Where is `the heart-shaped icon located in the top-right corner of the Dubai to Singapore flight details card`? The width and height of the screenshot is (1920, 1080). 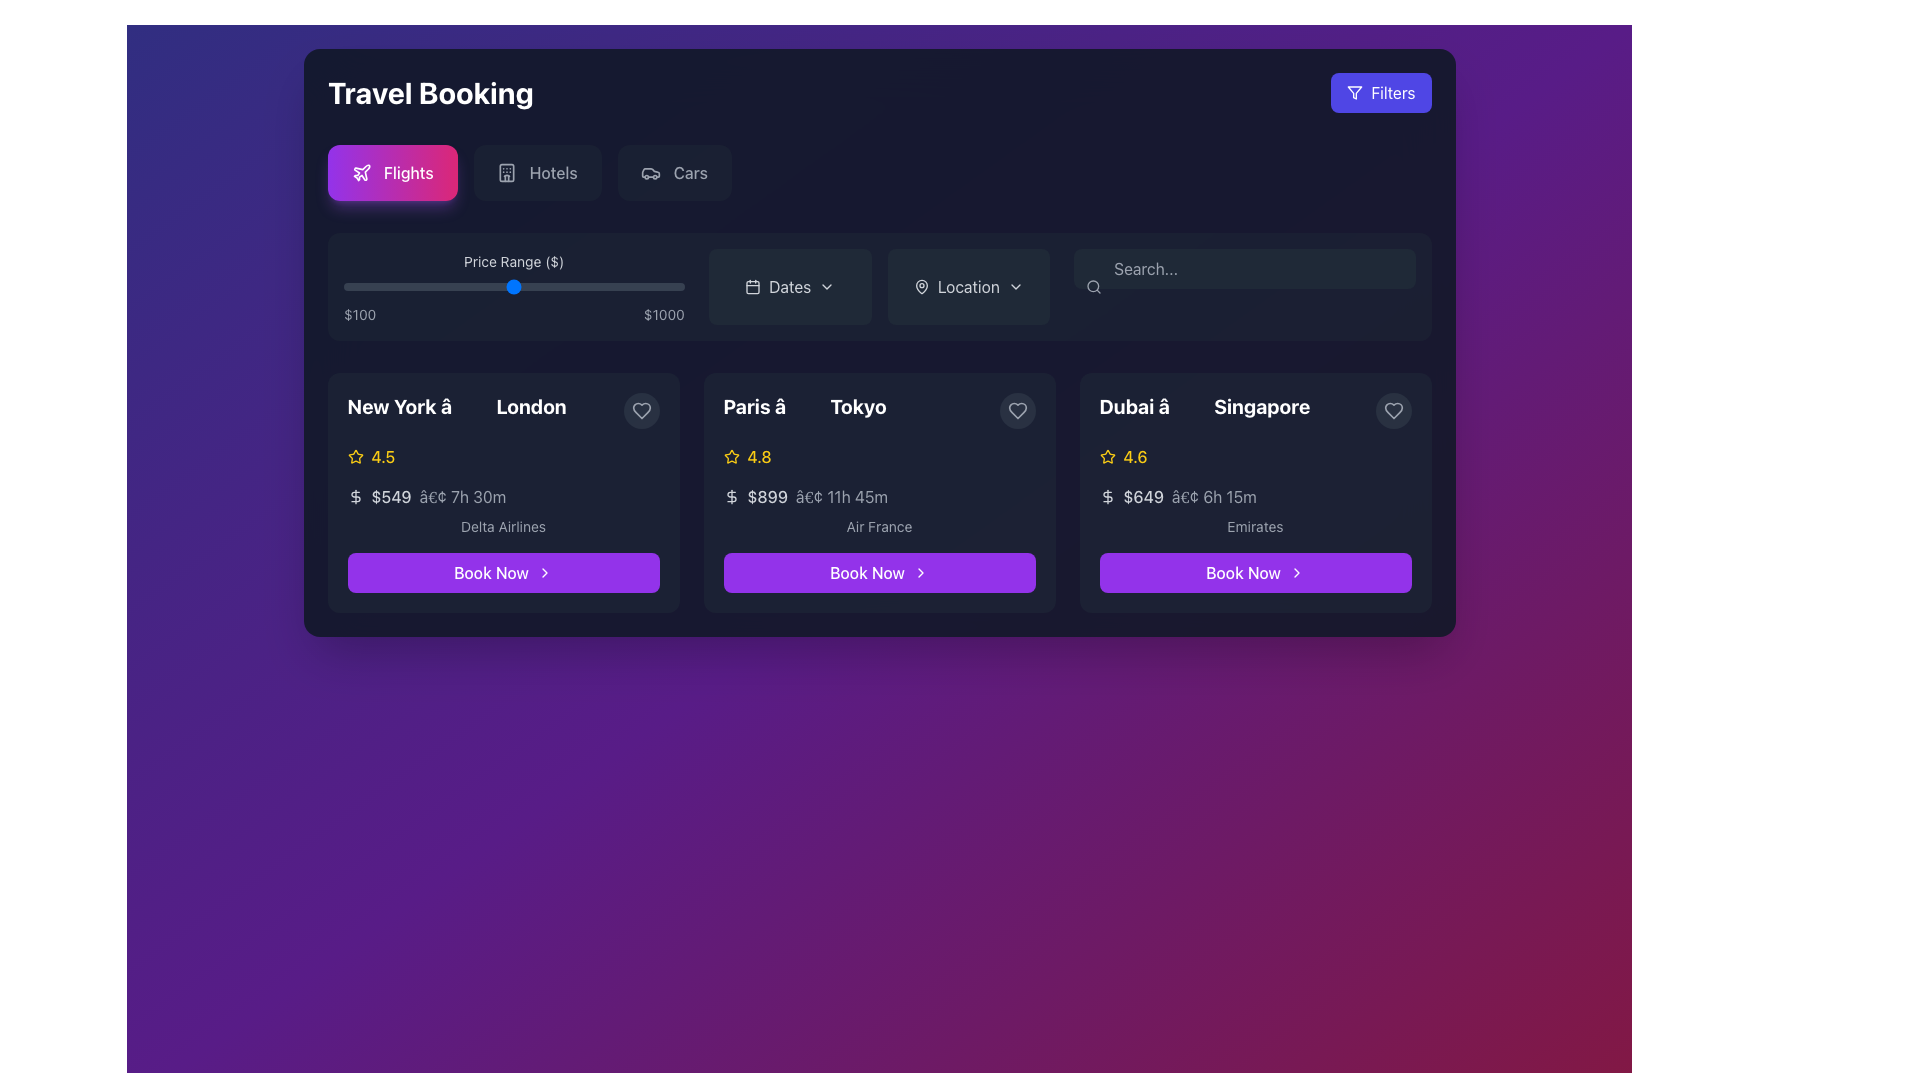
the heart-shaped icon located in the top-right corner of the Dubai to Singapore flight details card is located at coordinates (1392, 410).